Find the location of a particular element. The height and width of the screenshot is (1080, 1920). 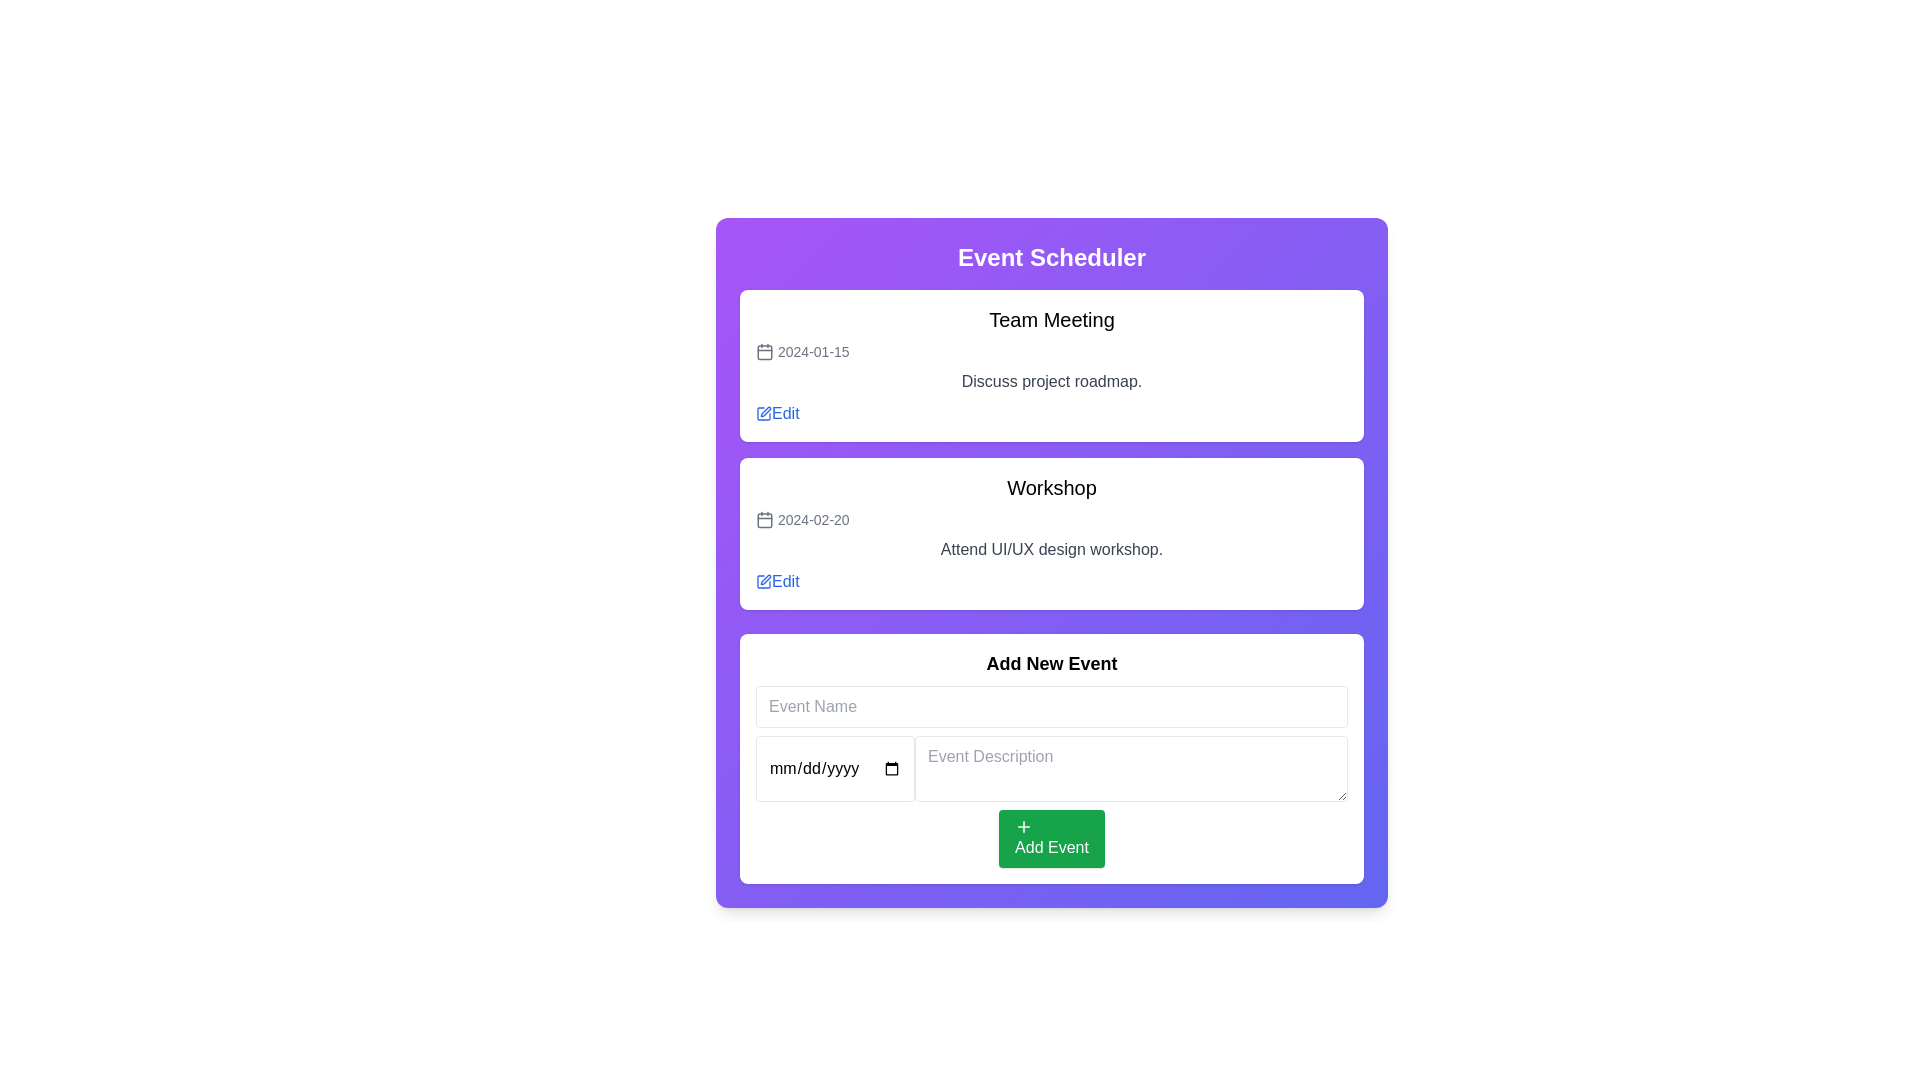

the 'Edit' icon represented by a square with a pen, which is part of the second event titled 'Workshop' in the list is located at coordinates (762, 582).